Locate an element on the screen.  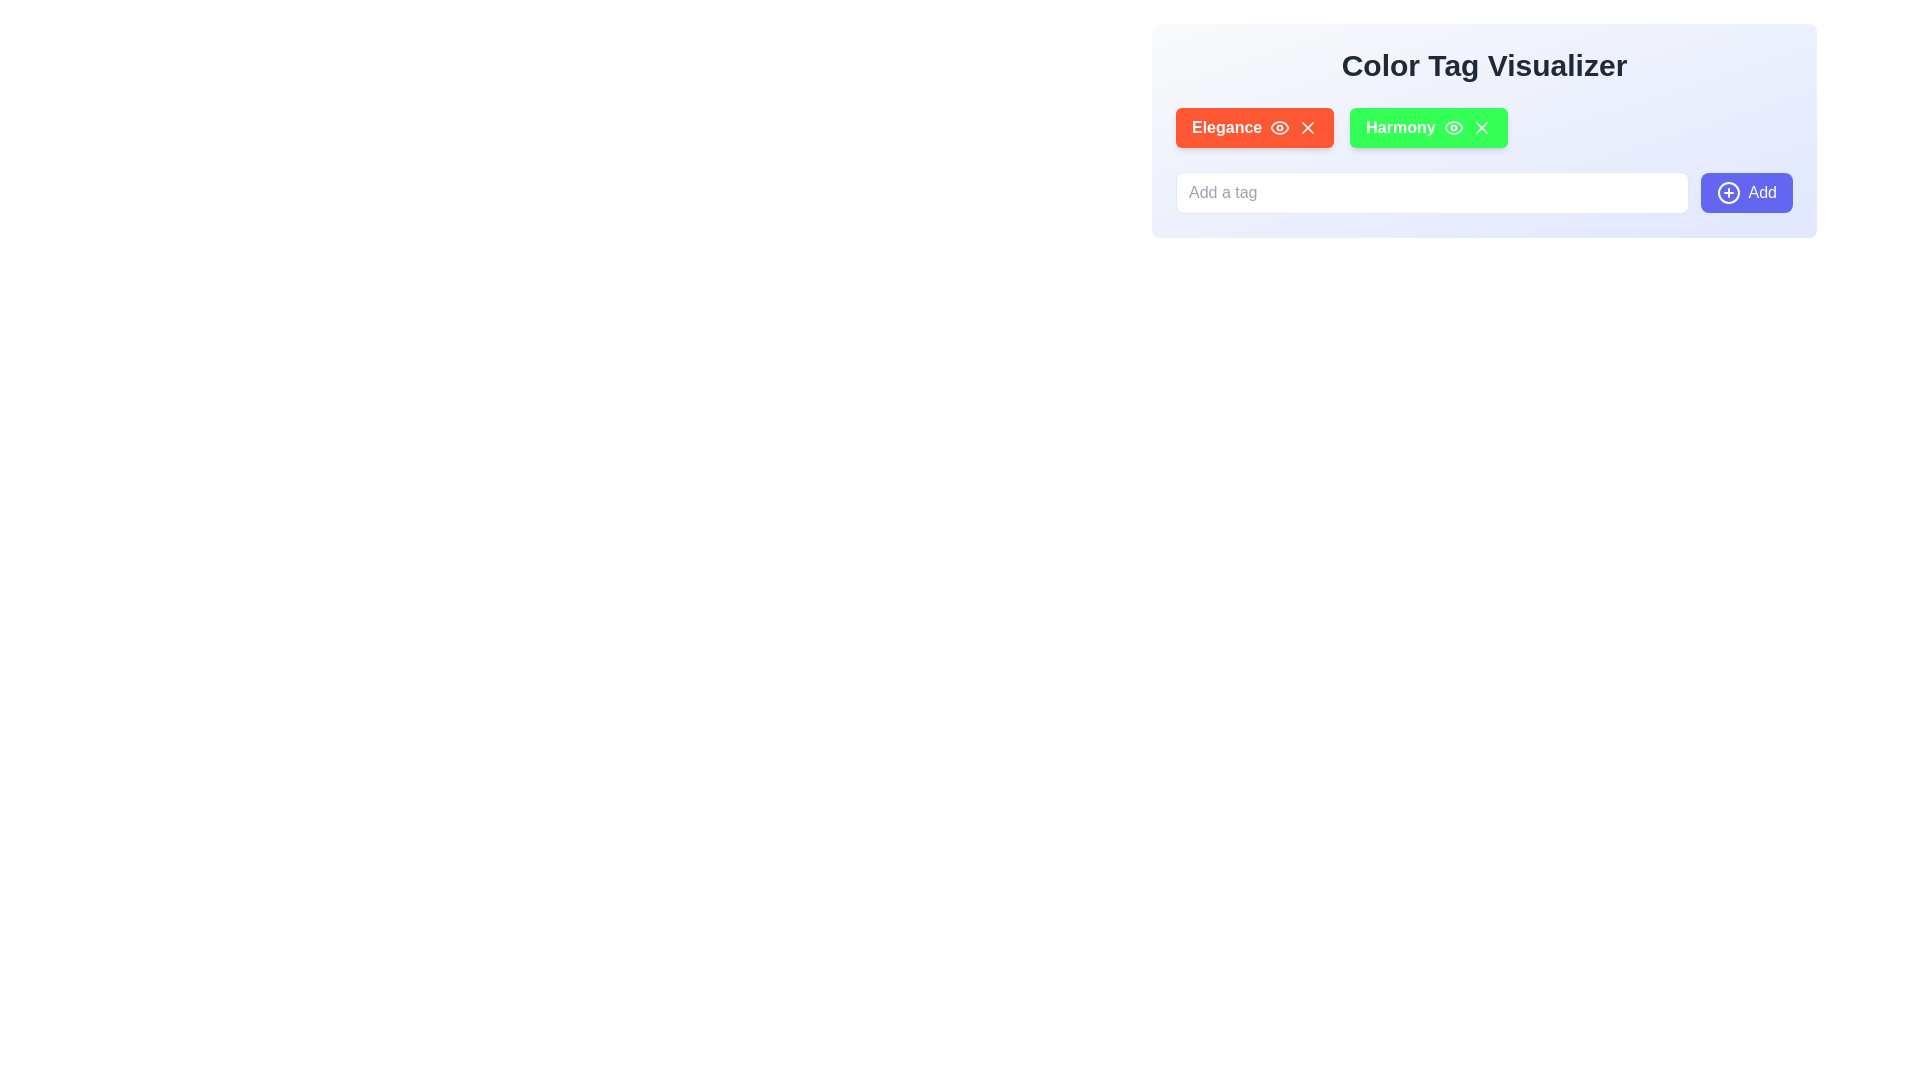
the Close icon represented as an 'X' mark in the top-right corner of the green 'Harmony' label is located at coordinates (1481, 127).